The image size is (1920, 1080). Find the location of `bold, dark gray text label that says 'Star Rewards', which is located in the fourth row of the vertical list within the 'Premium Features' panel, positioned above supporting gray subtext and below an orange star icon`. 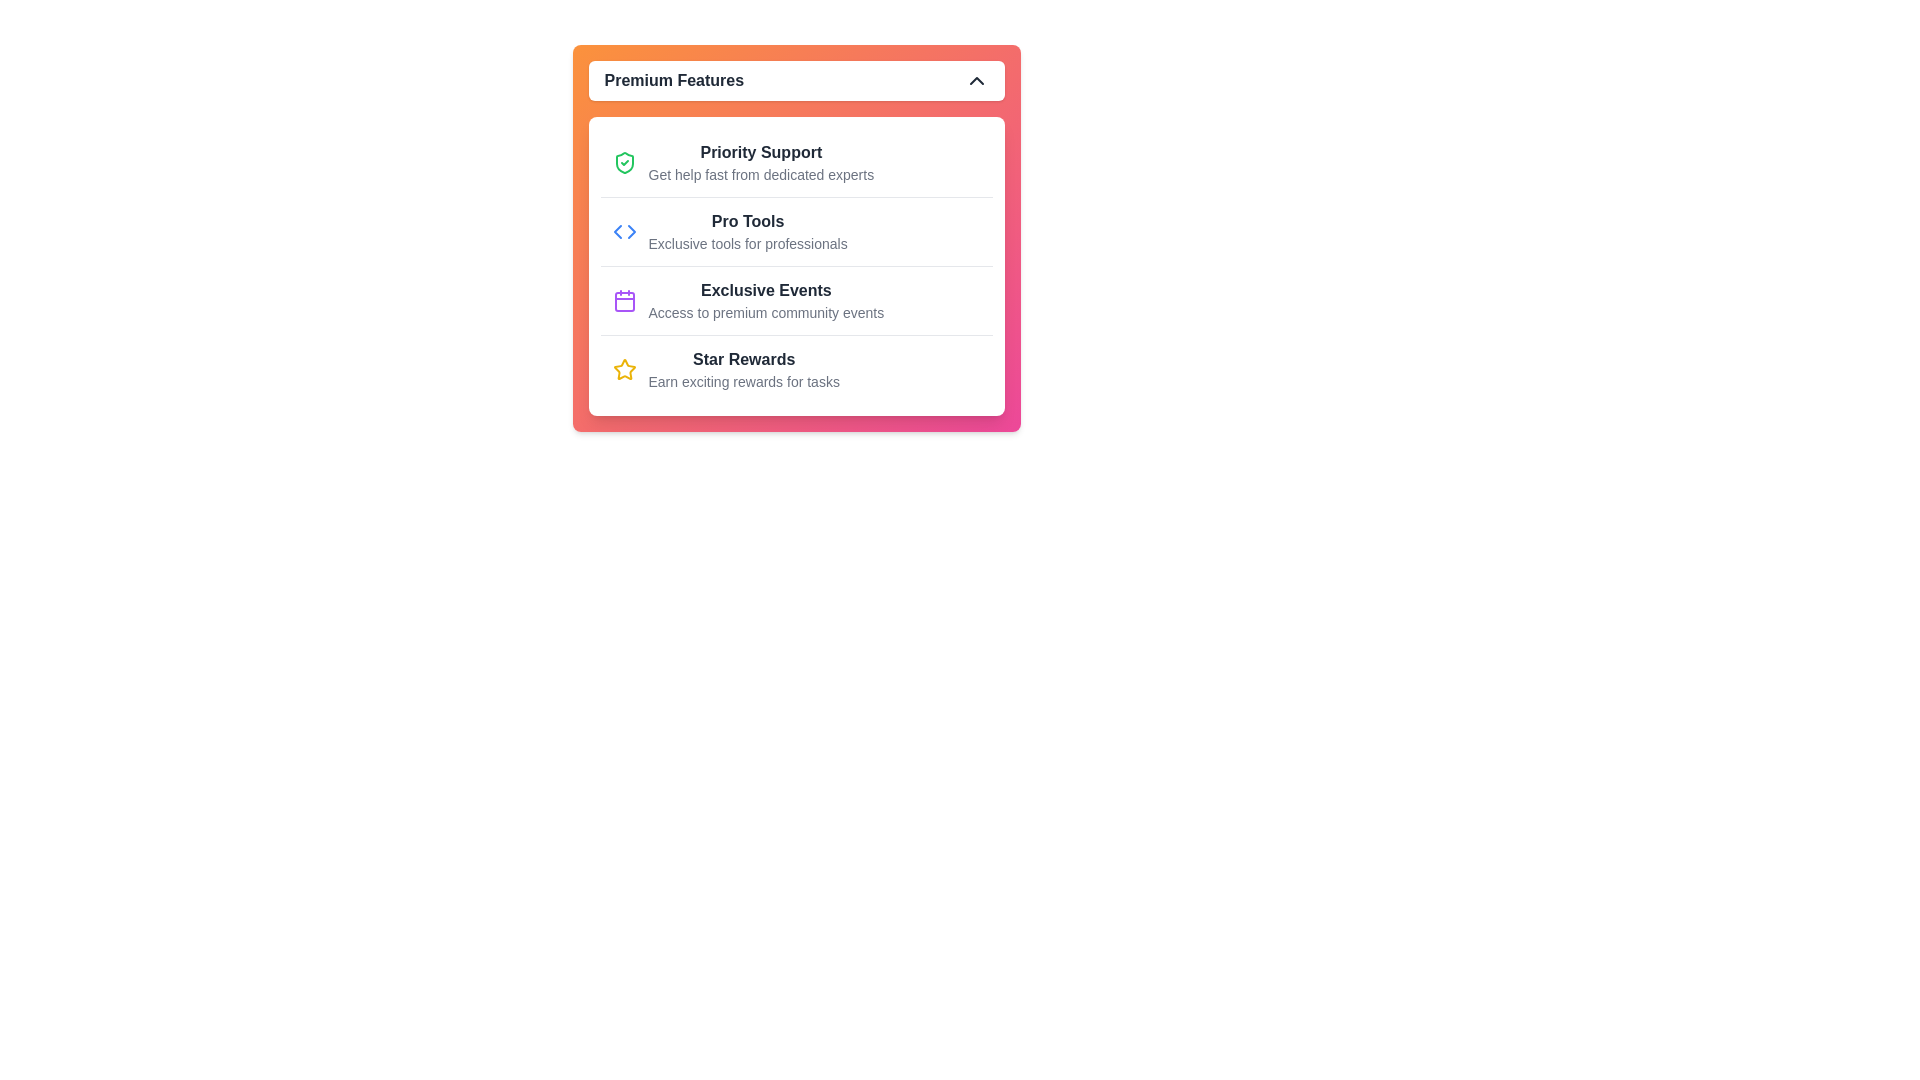

bold, dark gray text label that says 'Star Rewards', which is located in the fourth row of the vertical list within the 'Premium Features' panel, positioned above supporting gray subtext and below an orange star icon is located at coordinates (743, 358).